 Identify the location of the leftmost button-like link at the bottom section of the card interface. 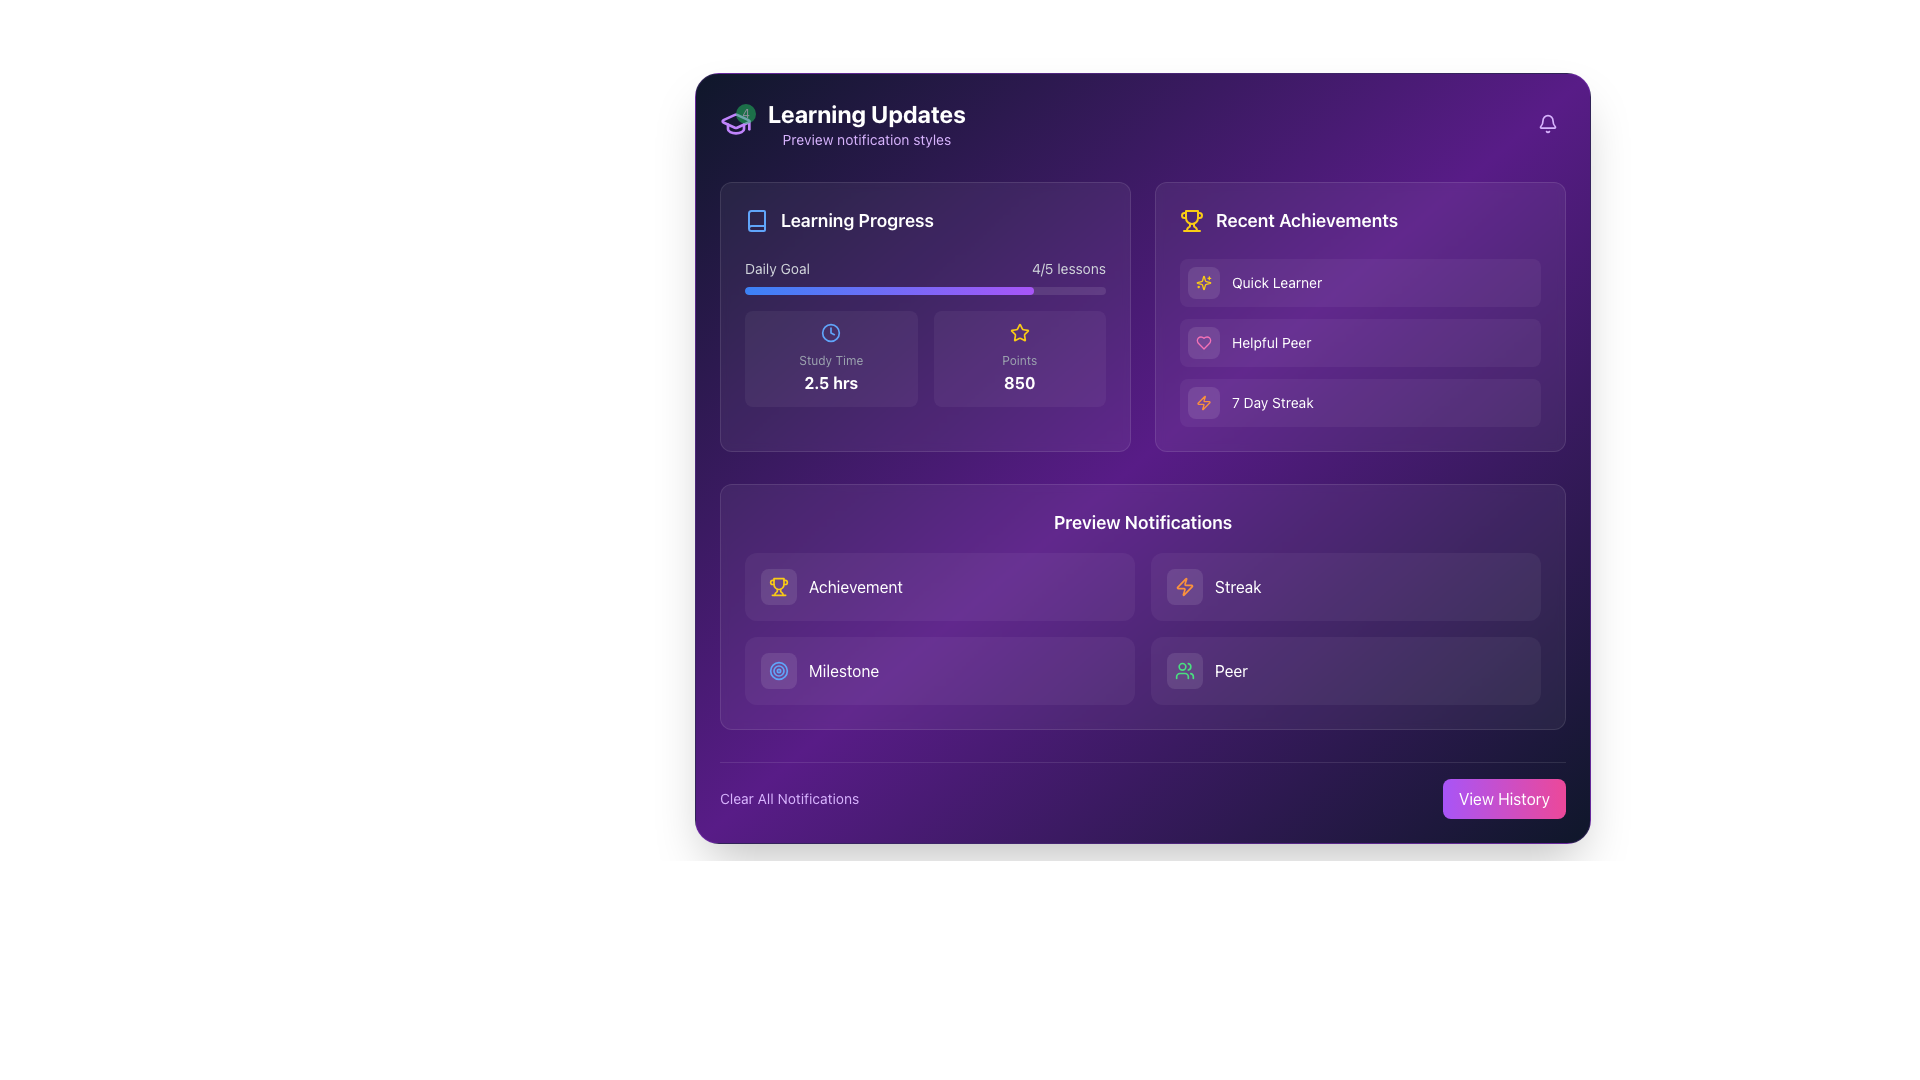
(788, 797).